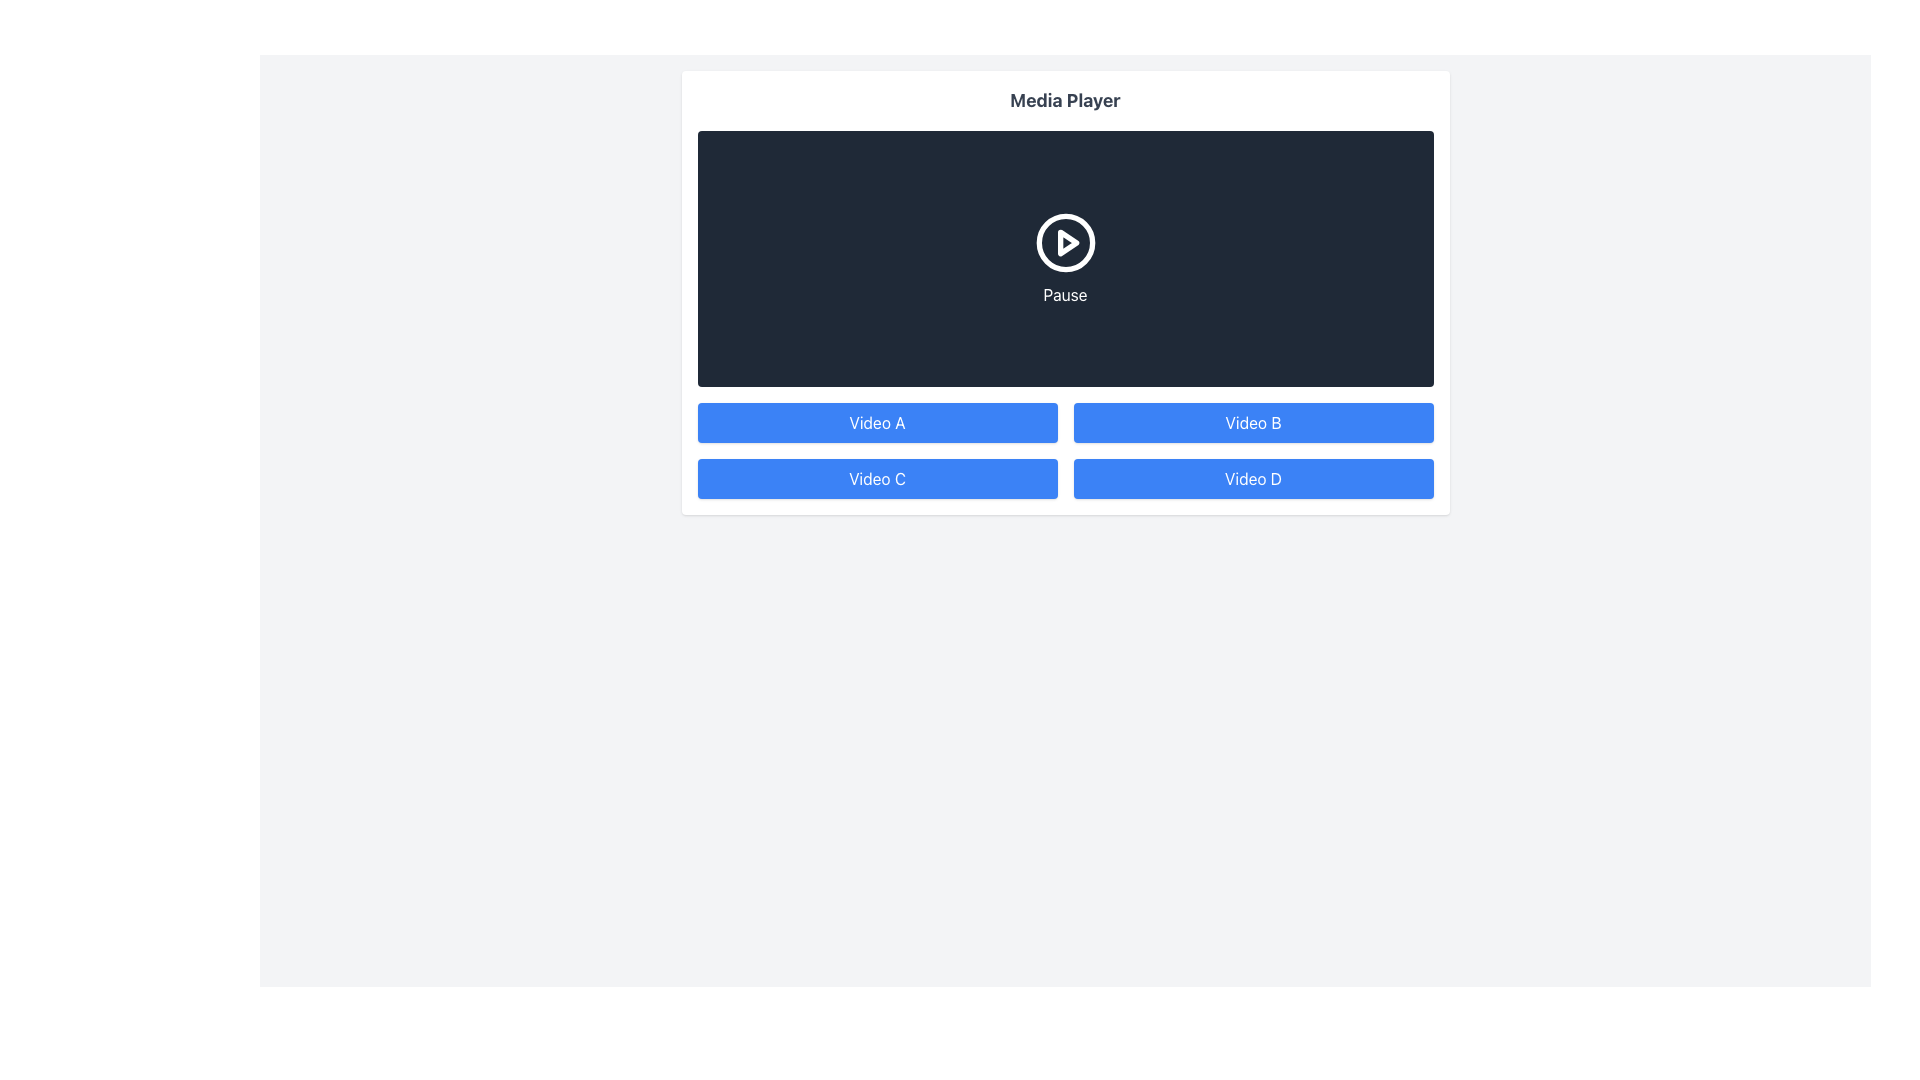 The image size is (1920, 1080). I want to click on the circular outline that is styled as a ring with a moderate stroke-width, located in the center of the media player area, encompassing the play button graphic, so click(1064, 242).